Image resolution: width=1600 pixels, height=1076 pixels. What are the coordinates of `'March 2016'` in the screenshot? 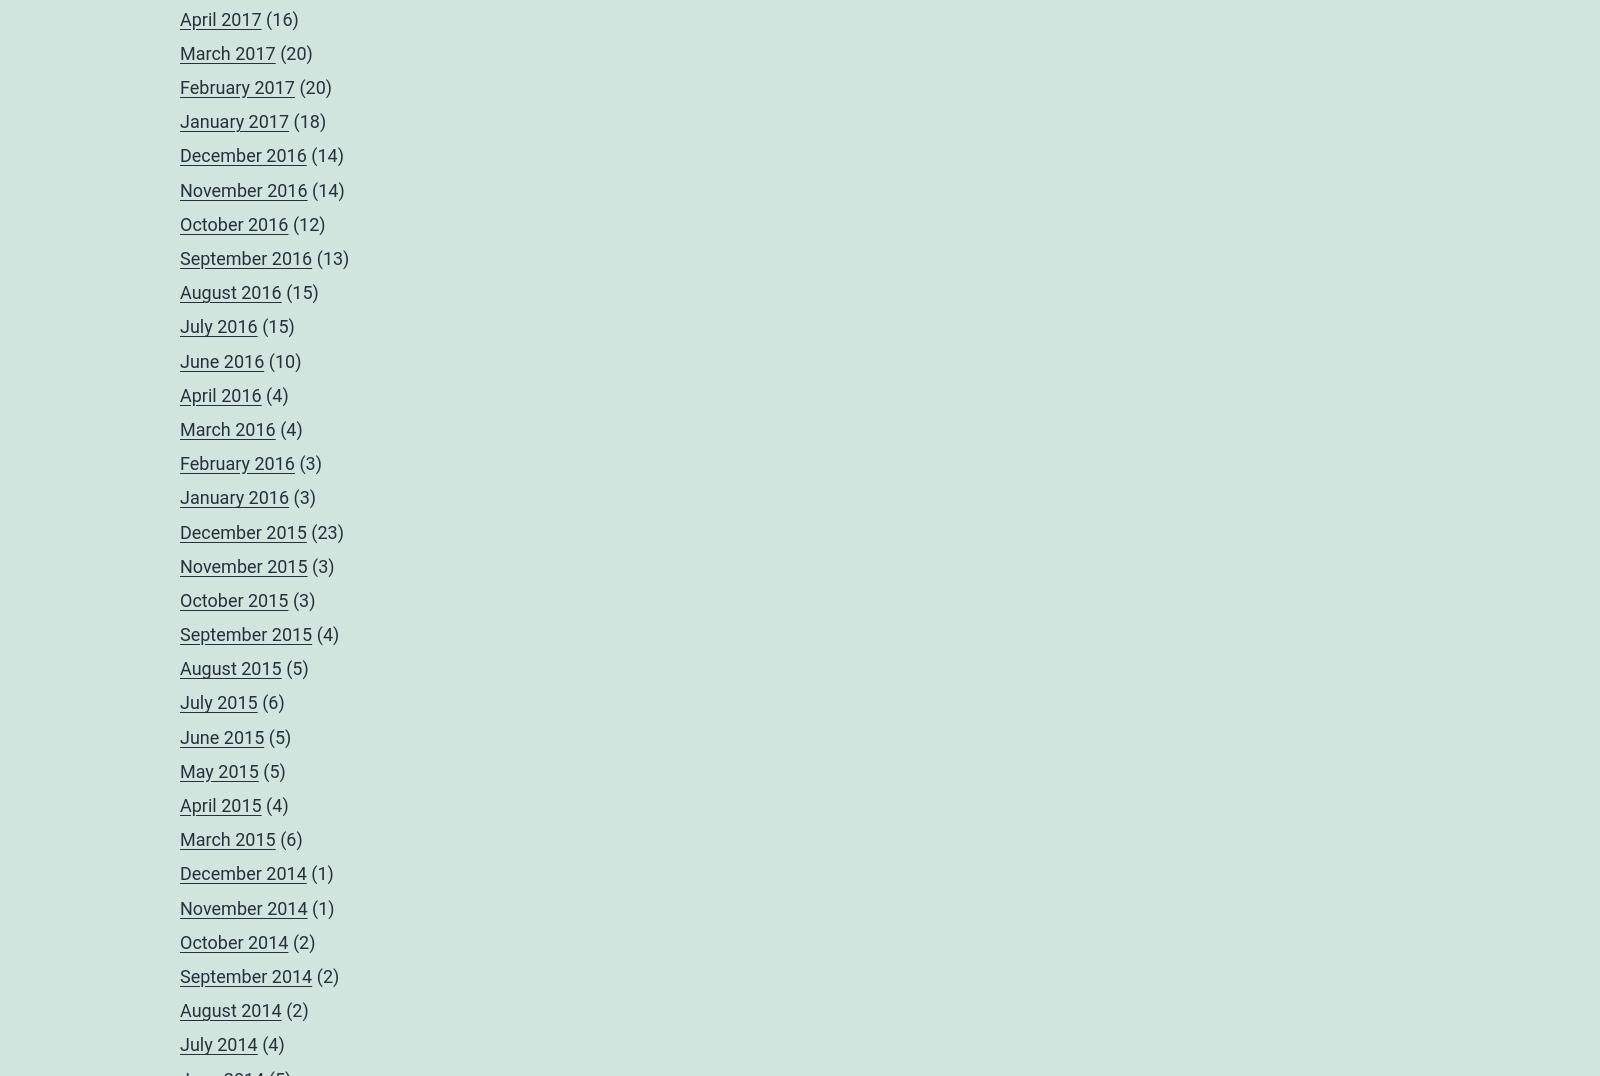 It's located at (179, 428).